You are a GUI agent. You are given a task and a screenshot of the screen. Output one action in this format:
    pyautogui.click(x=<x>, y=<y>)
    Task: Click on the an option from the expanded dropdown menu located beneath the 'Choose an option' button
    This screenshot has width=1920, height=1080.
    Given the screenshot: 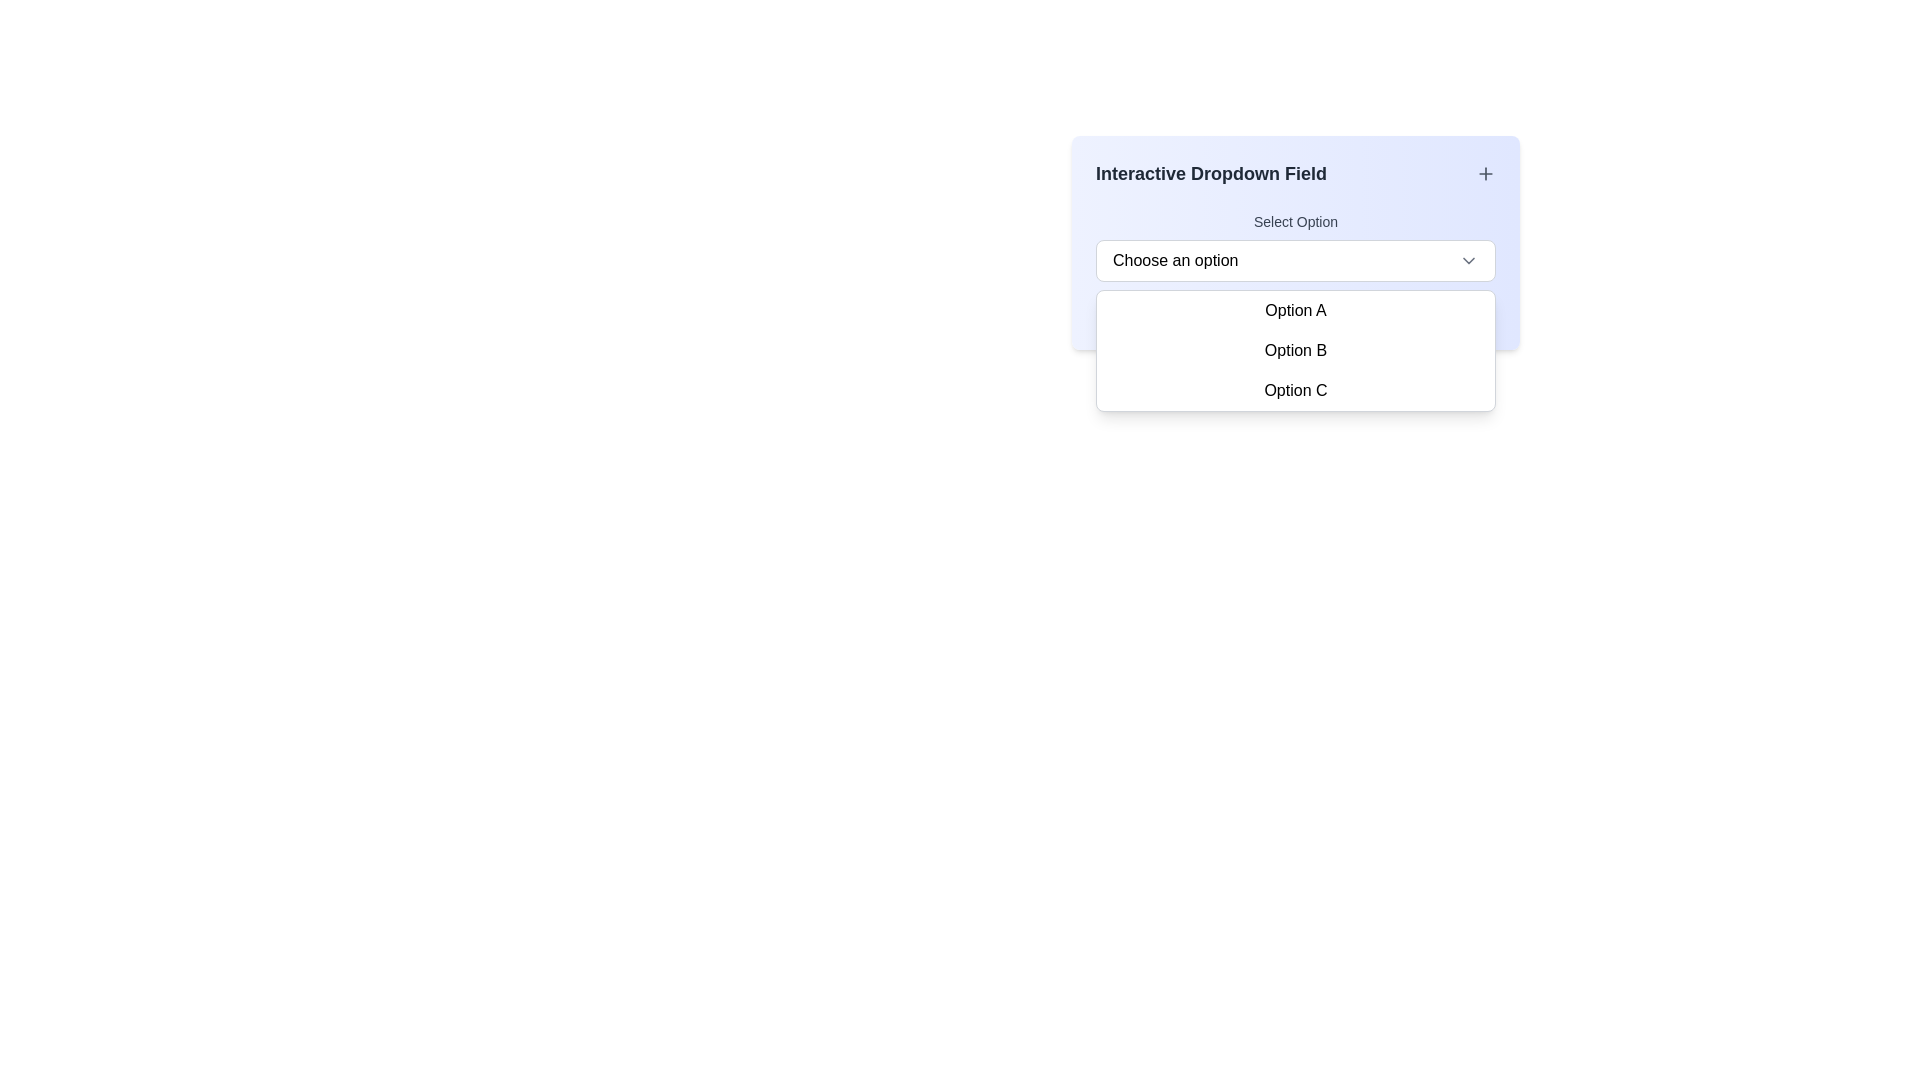 What is the action you would take?
    pyautogui.click(x=1296, y=350)
    